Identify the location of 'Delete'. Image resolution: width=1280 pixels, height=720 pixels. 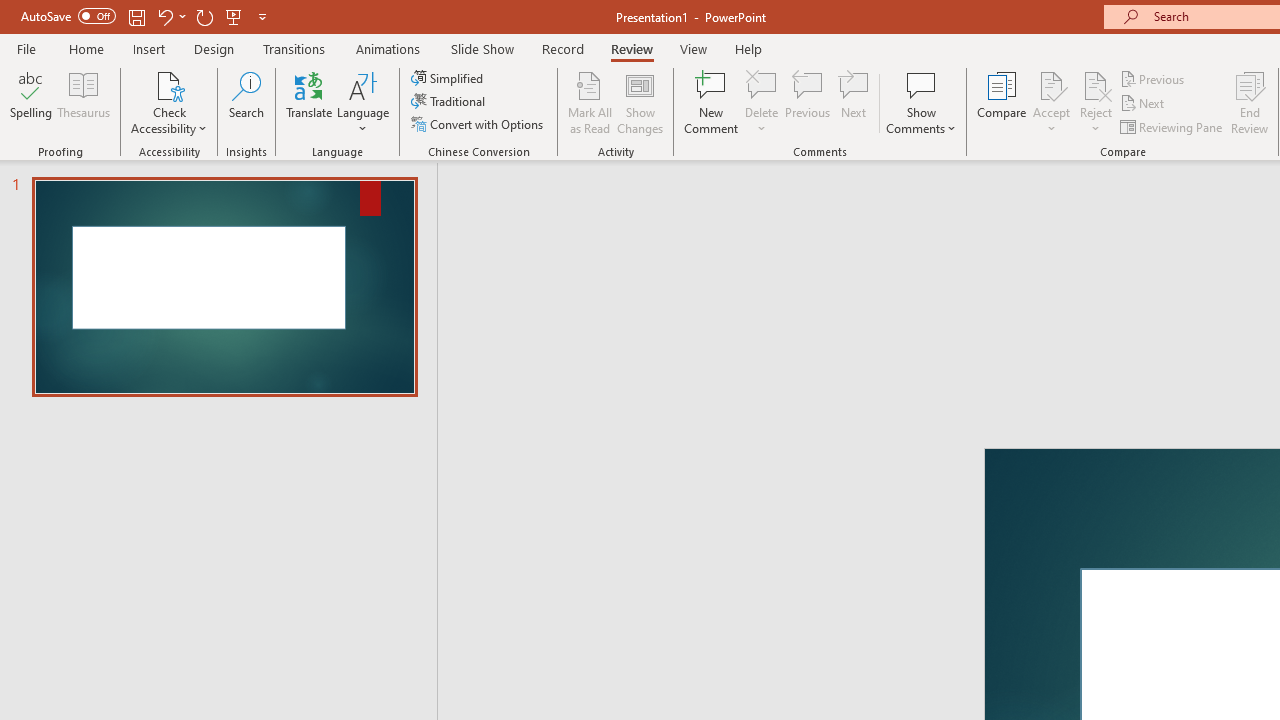
(761, 84).